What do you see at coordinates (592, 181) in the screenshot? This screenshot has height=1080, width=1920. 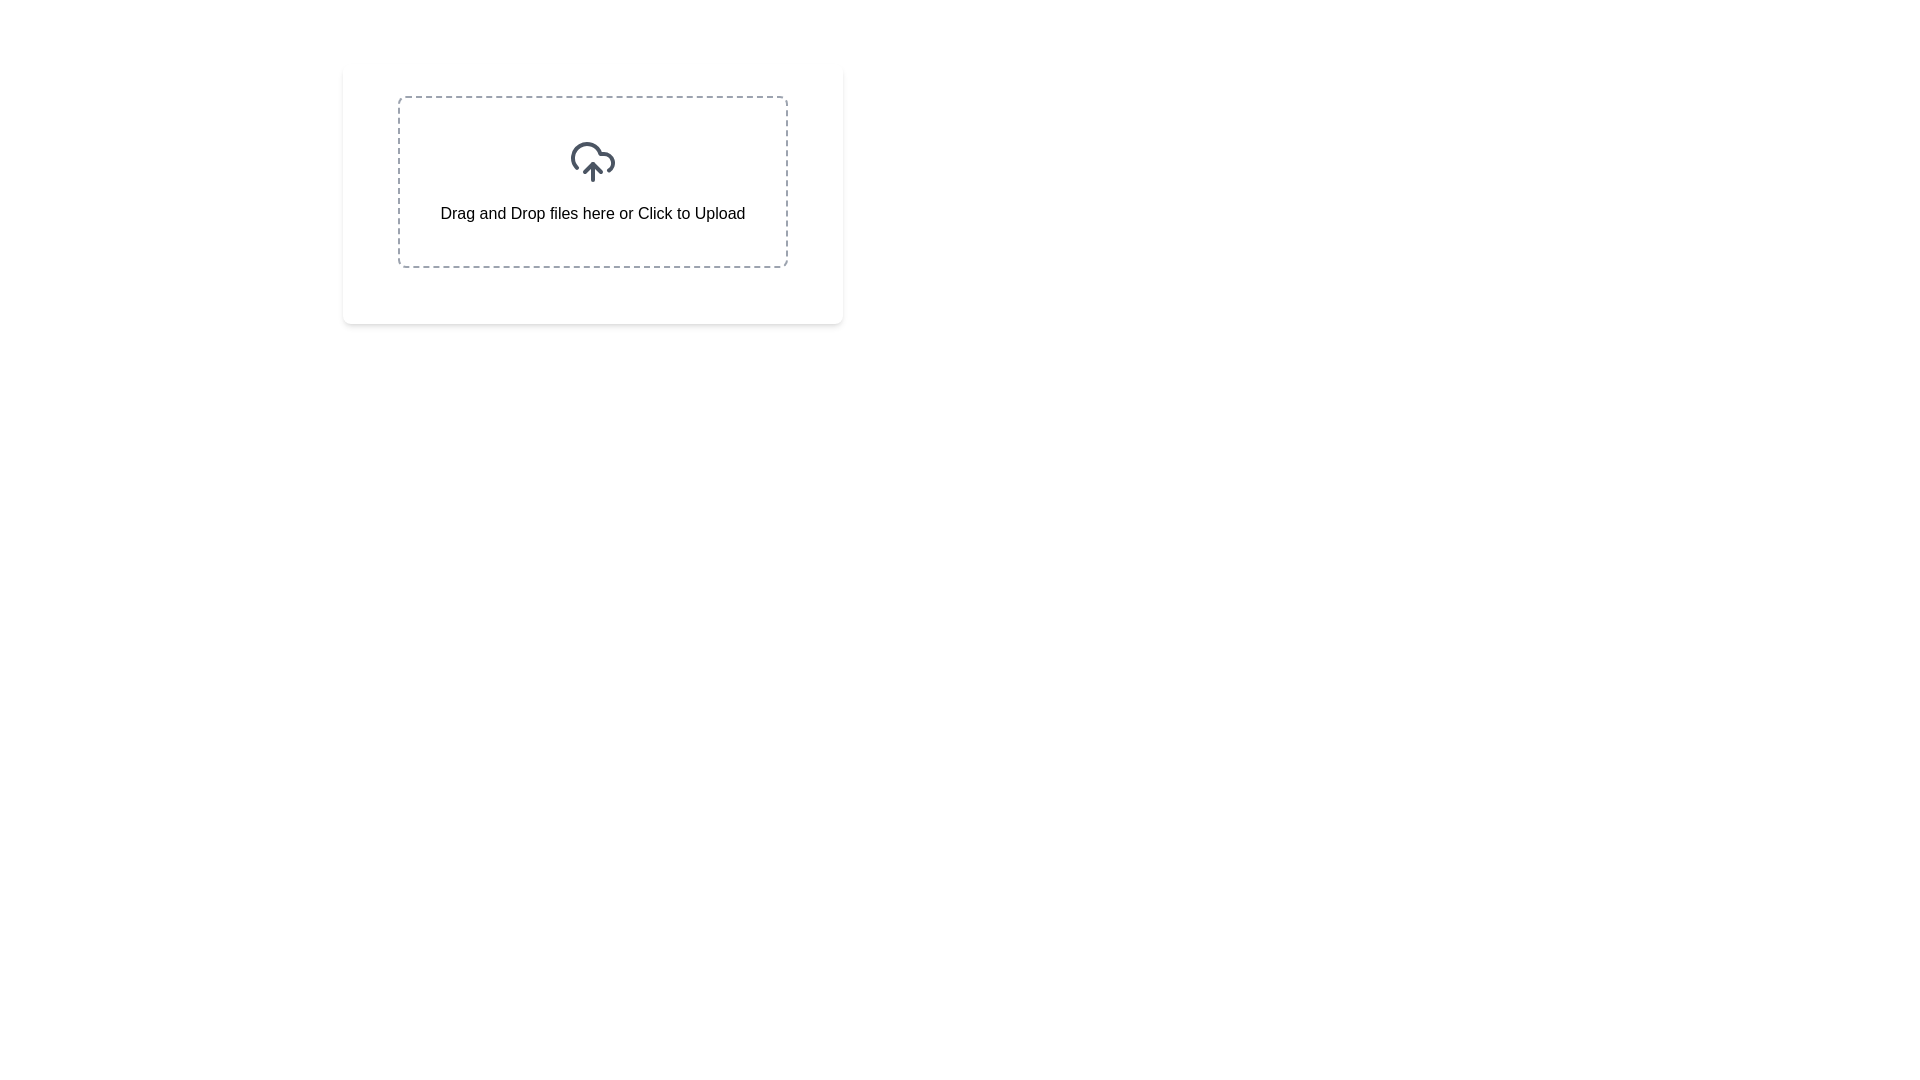 I see `files onto the Dropzone interface, which features a dashed border and an upward arrow icon` at bounding box center [592, 181].